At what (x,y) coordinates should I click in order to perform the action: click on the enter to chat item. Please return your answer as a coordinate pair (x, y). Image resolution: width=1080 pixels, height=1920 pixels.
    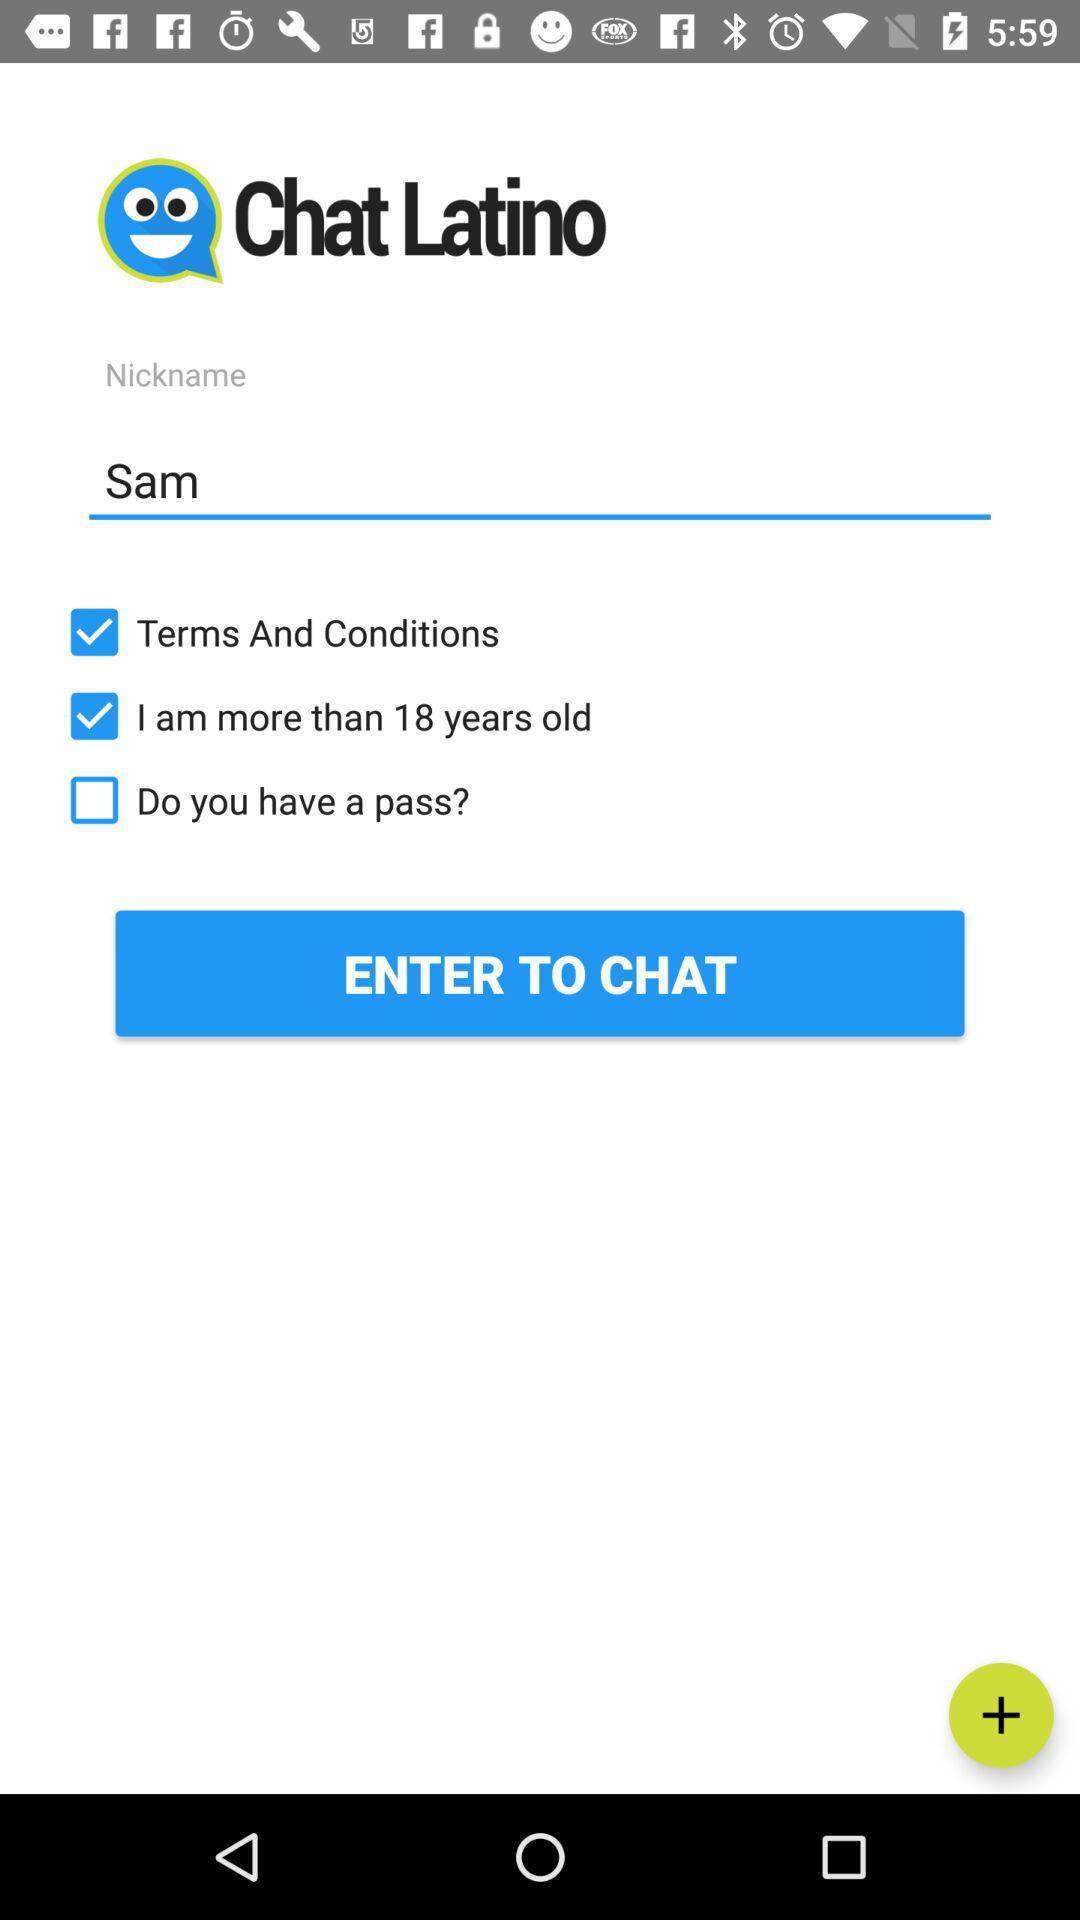
    Looking at the image, I should click on (540, 973).